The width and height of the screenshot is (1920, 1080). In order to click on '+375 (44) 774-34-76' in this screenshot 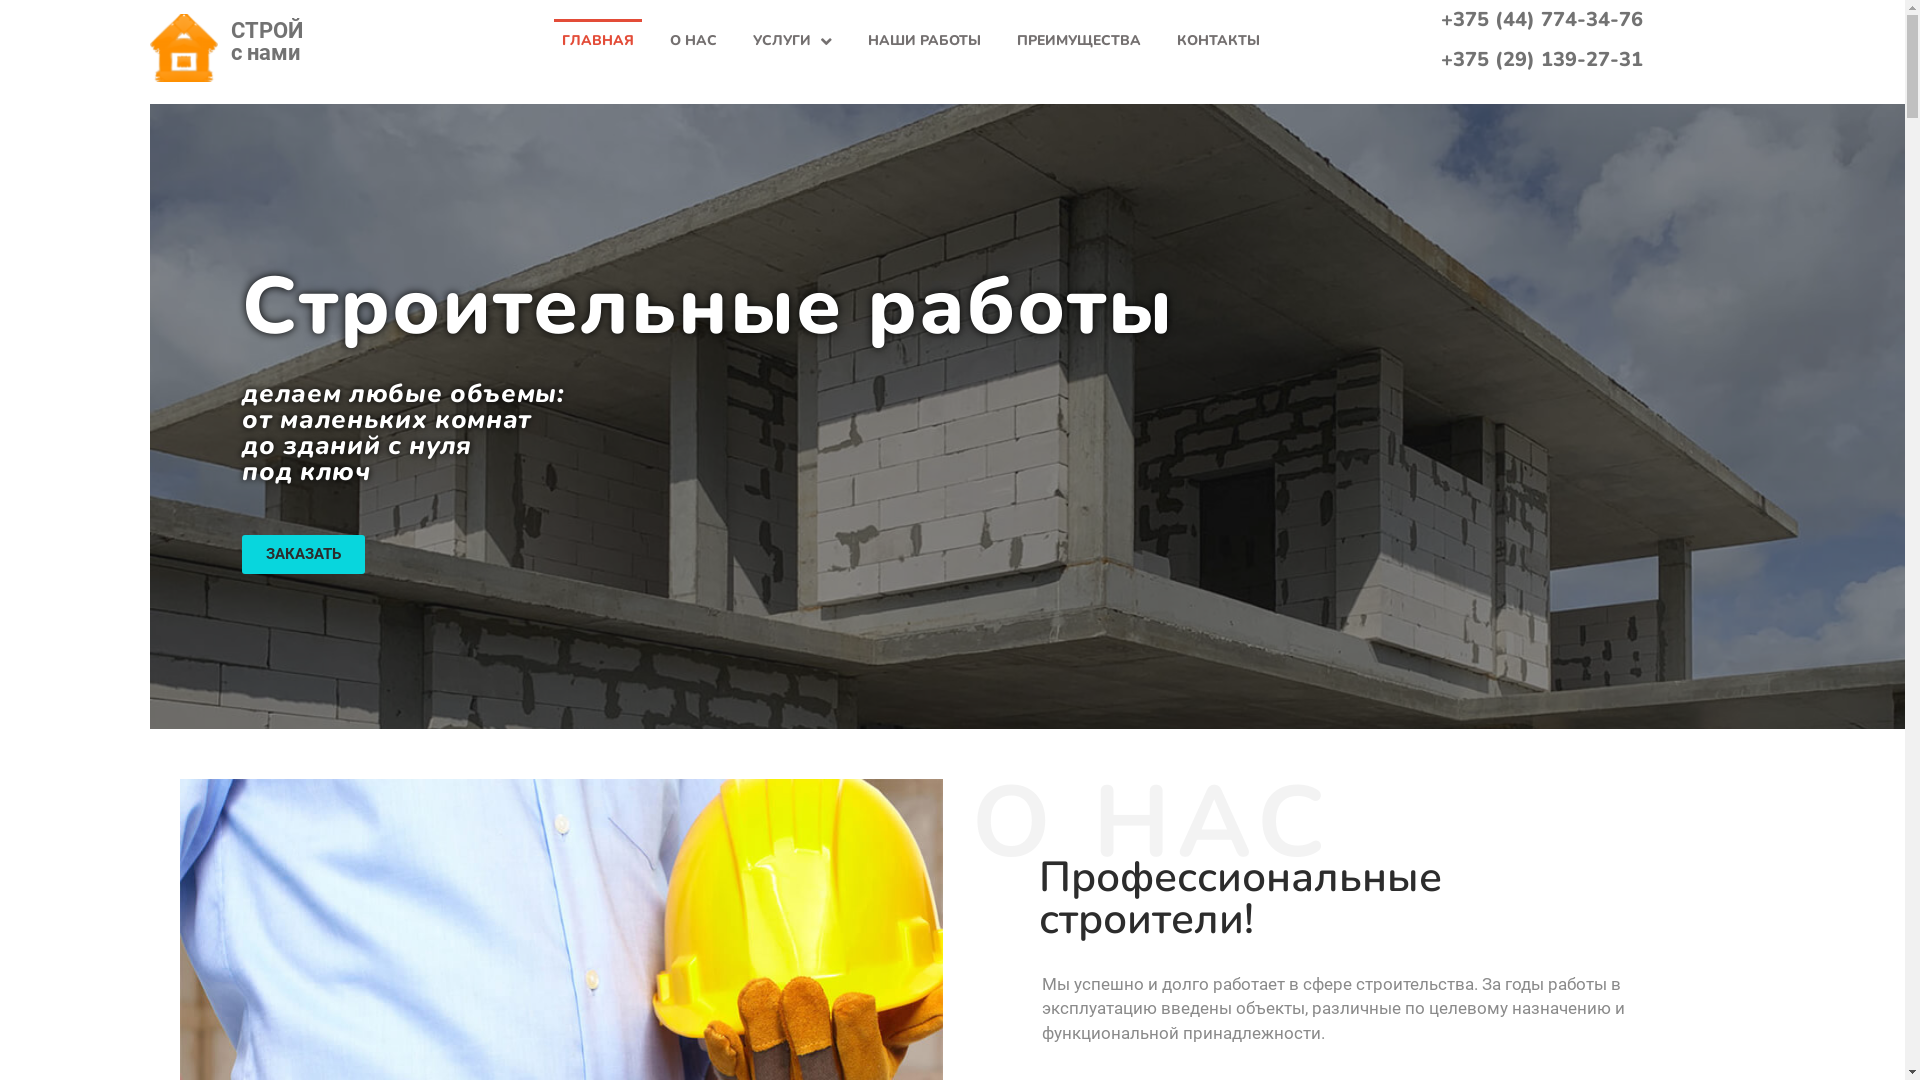, I will do `click(1540, 19)`.